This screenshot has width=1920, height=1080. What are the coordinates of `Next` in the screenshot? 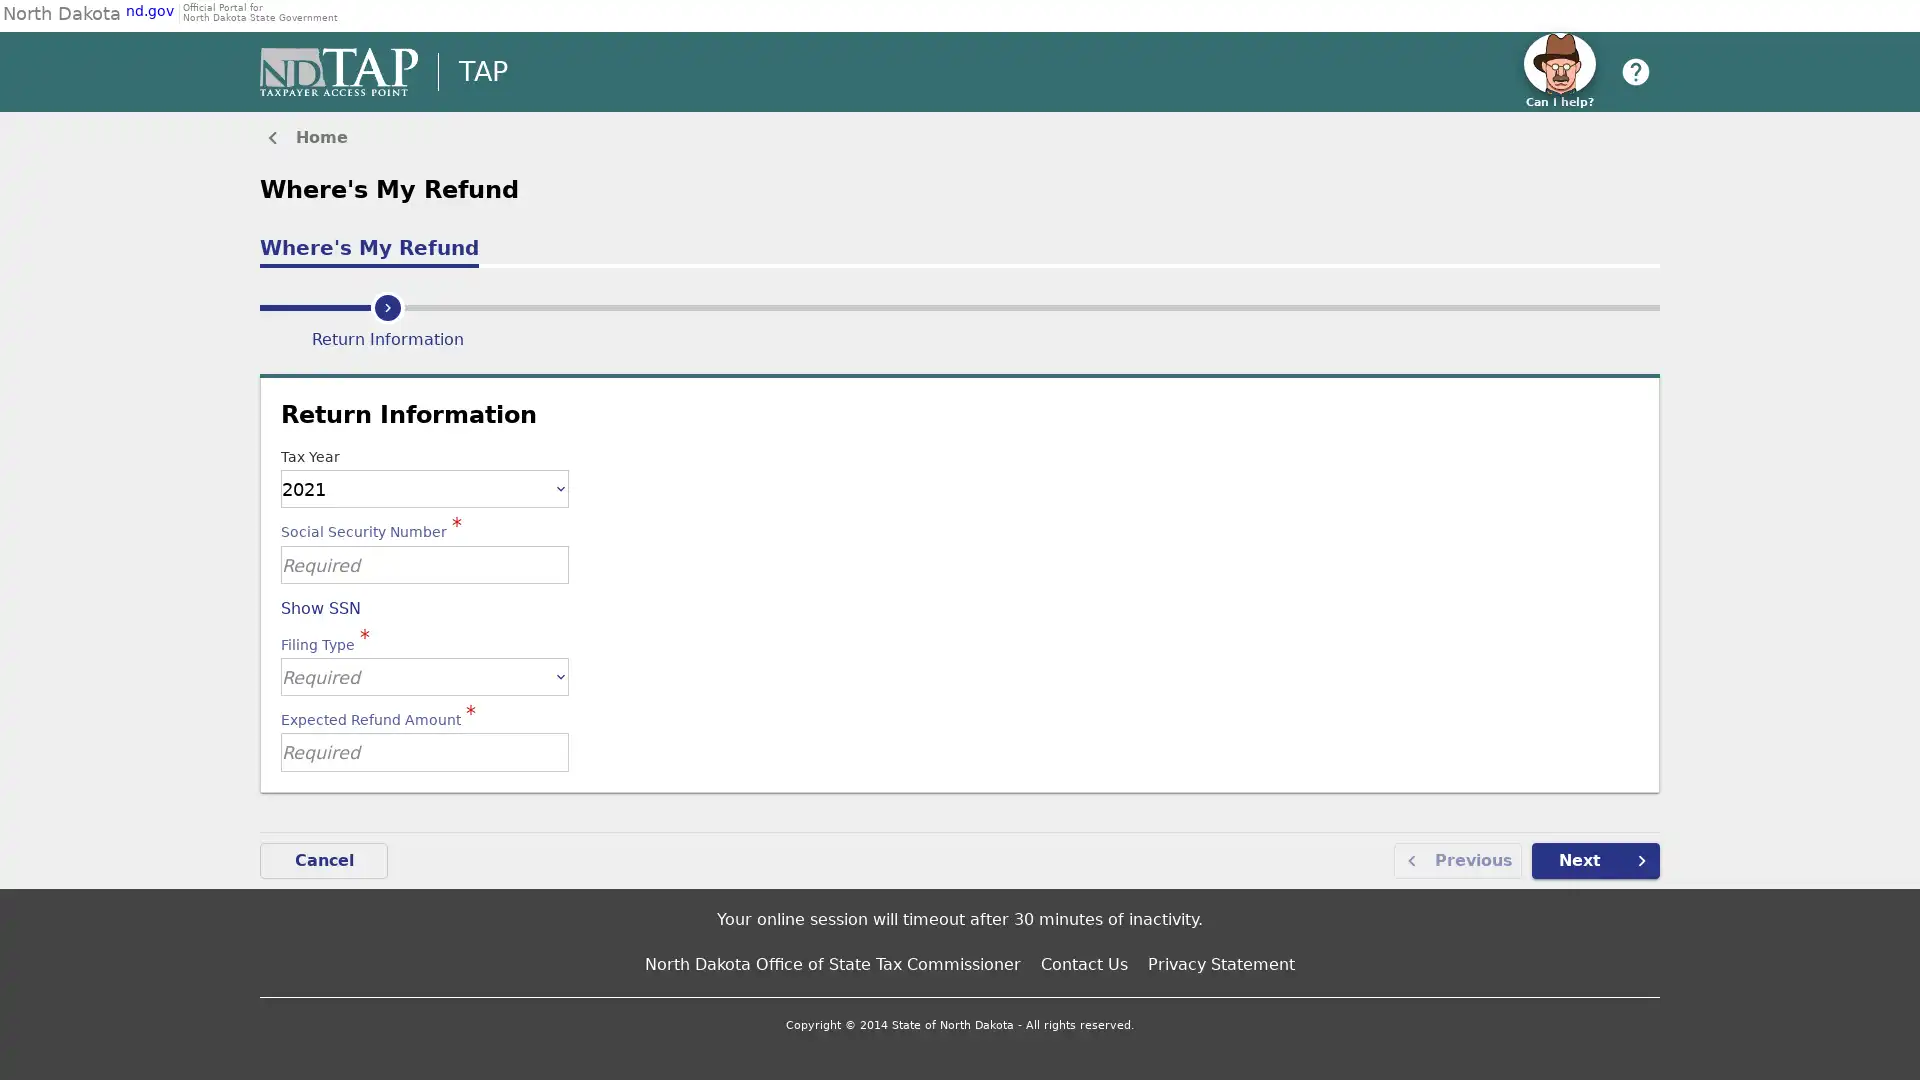 It's located at (1595, 859).